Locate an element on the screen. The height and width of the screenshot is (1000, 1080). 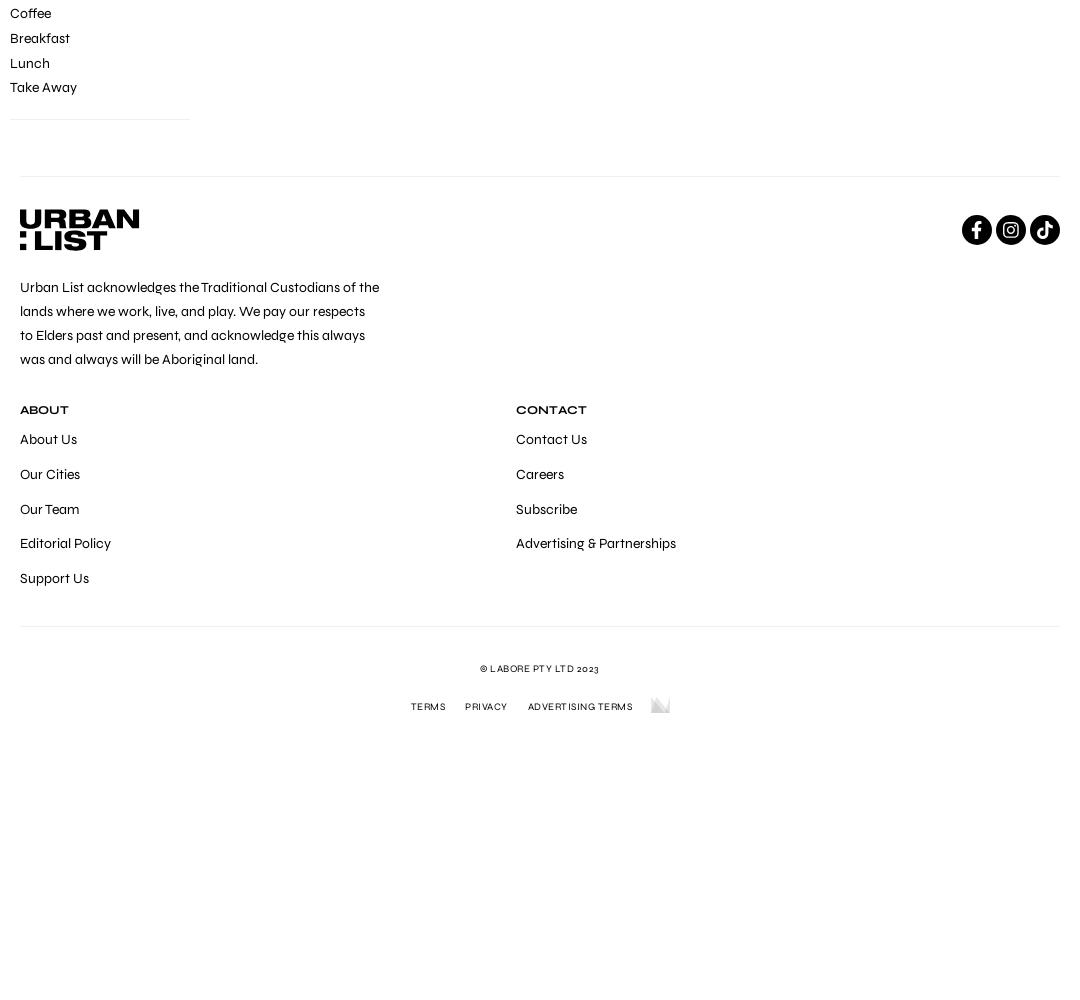
'Take Away' is located at coordinates (43, 86).